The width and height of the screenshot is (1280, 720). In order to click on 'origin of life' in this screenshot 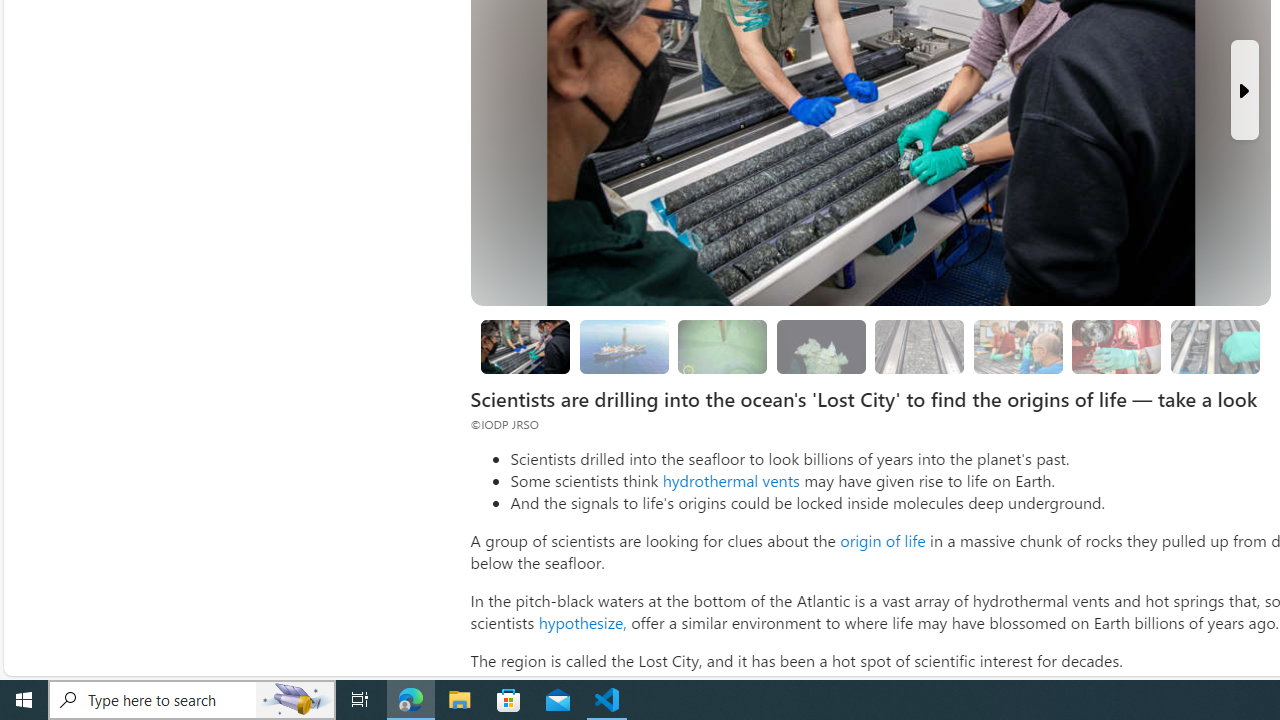, I will do `click(881, 540)`.